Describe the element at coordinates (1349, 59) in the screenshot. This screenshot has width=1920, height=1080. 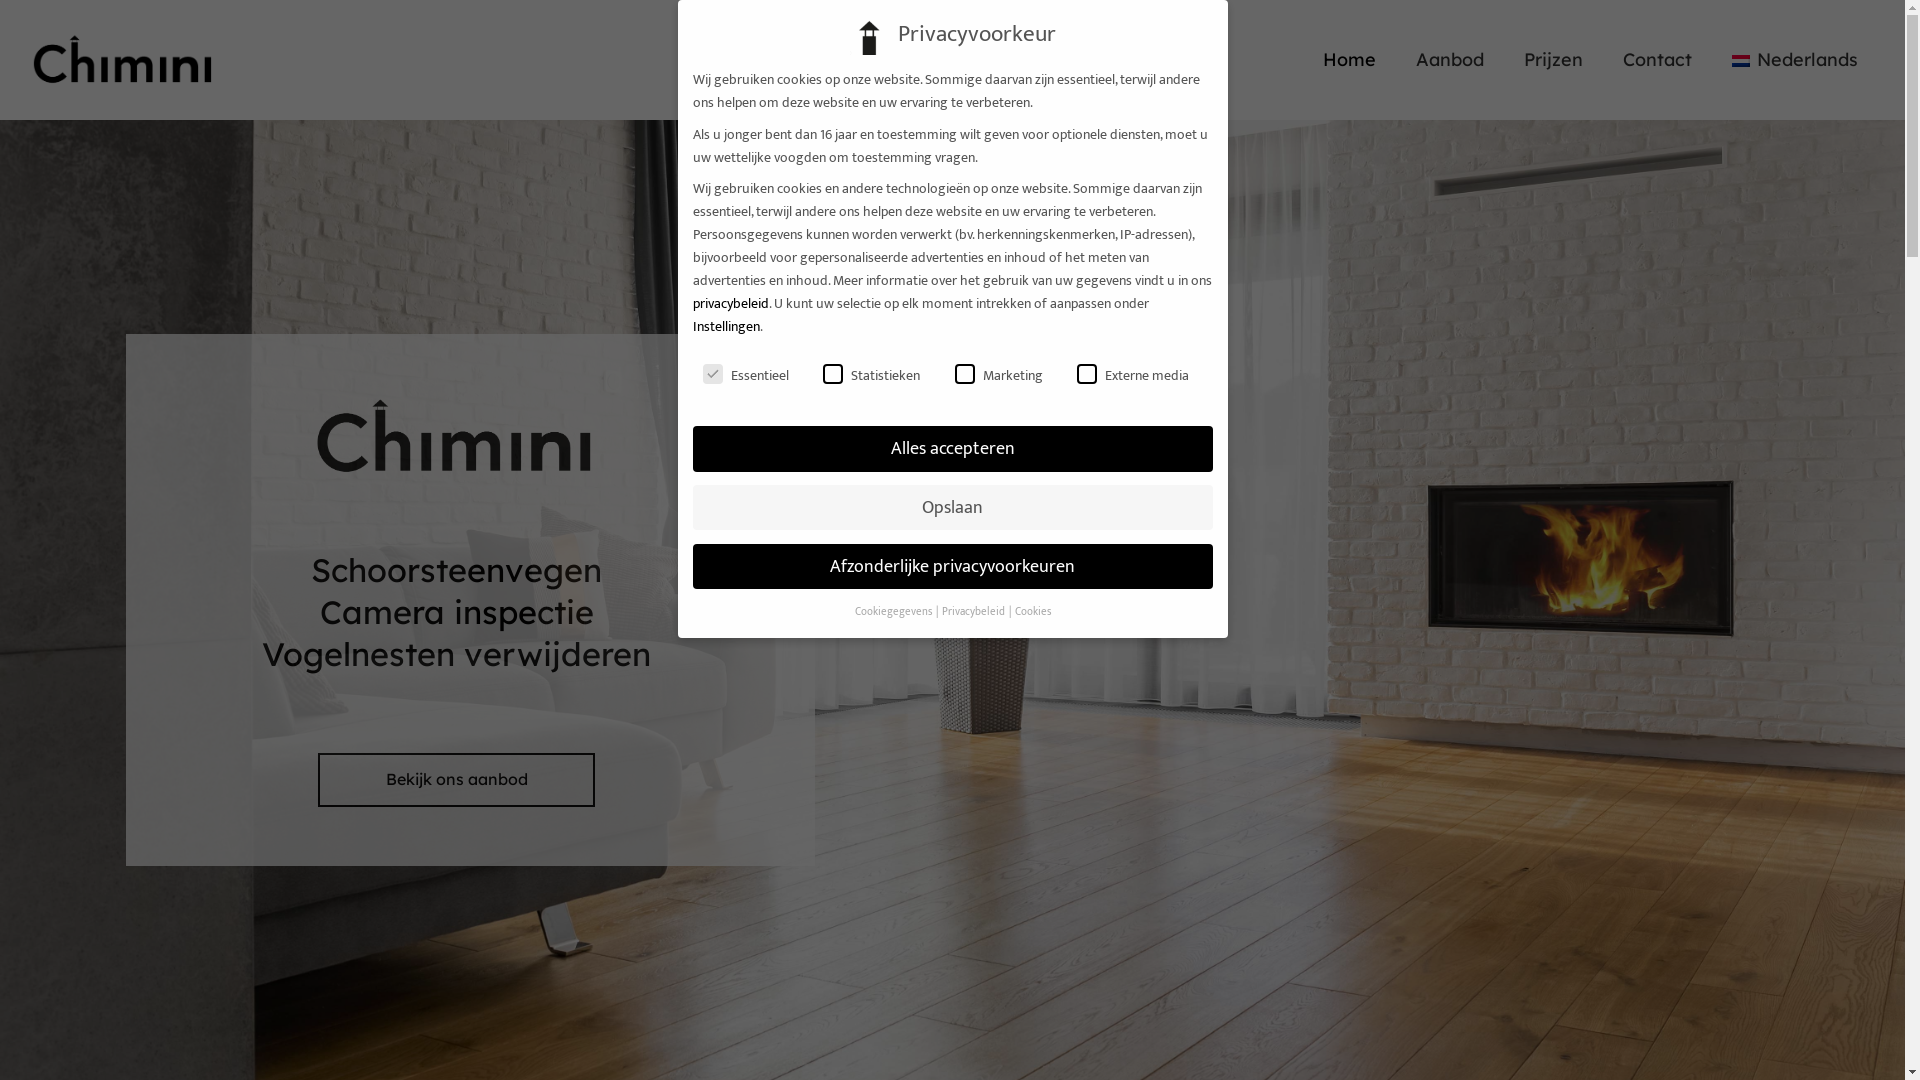
I see `'Home'` at that location.